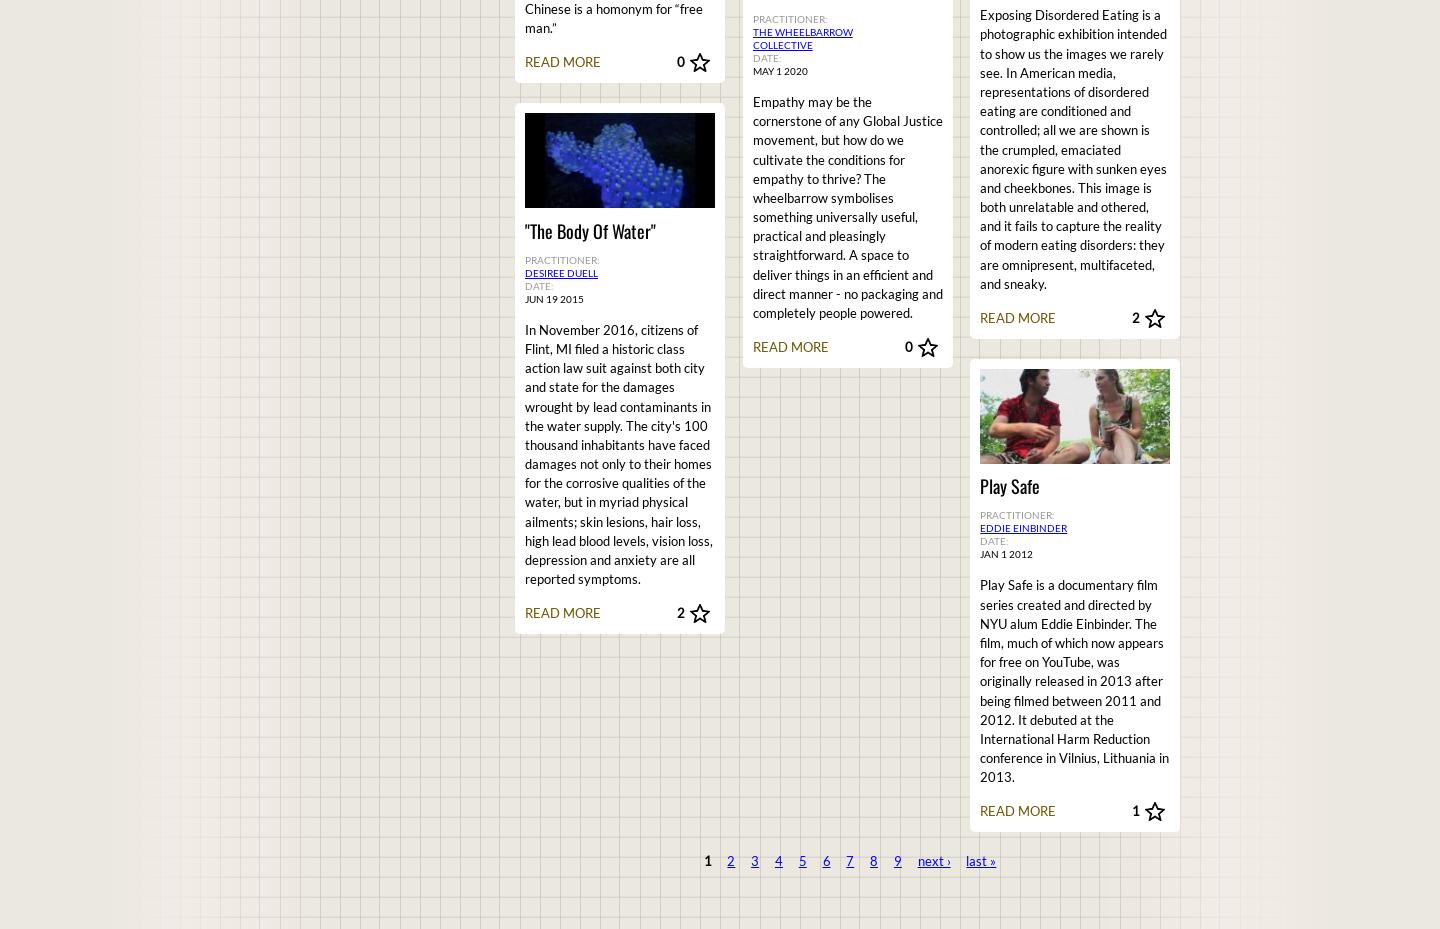 Image resolution: width=1440 pixels, height=929 pixels. What do you see at coordinates (524, 453) in the screenshot?
I see `'In November 2016, citizens of Flint, MI filed a historic class action law suit against both city and state for the damages wrought by lead contaminants in the water supply. The city's 100 thousand inhabitants have faced damages not only to their homes for the corrosive qualities of the water, but in myriad physical ailments; skin lesions, hair loss, high lead blood levels, vision loss, depression and anxiety are all reported symptoms.'` at bounding box center [524, 453].